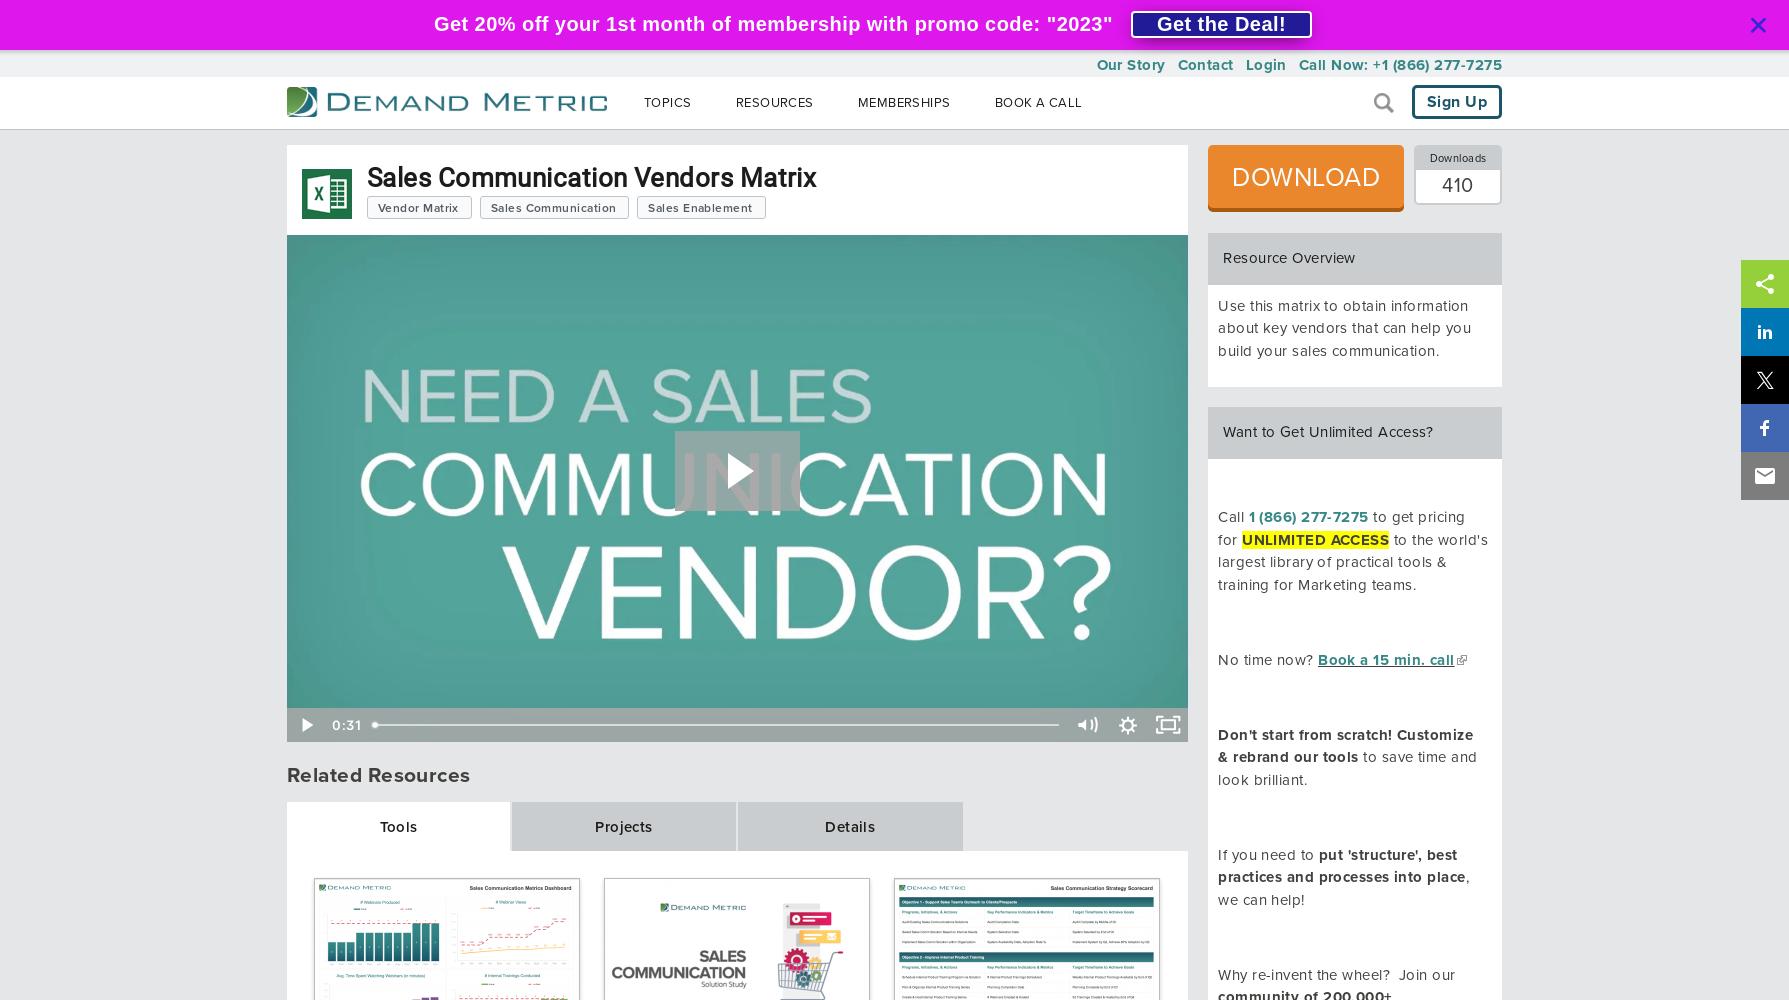  Describe the element at coordinates (992, 102) in the screenshot. I see `'Book a Call'` at that location.